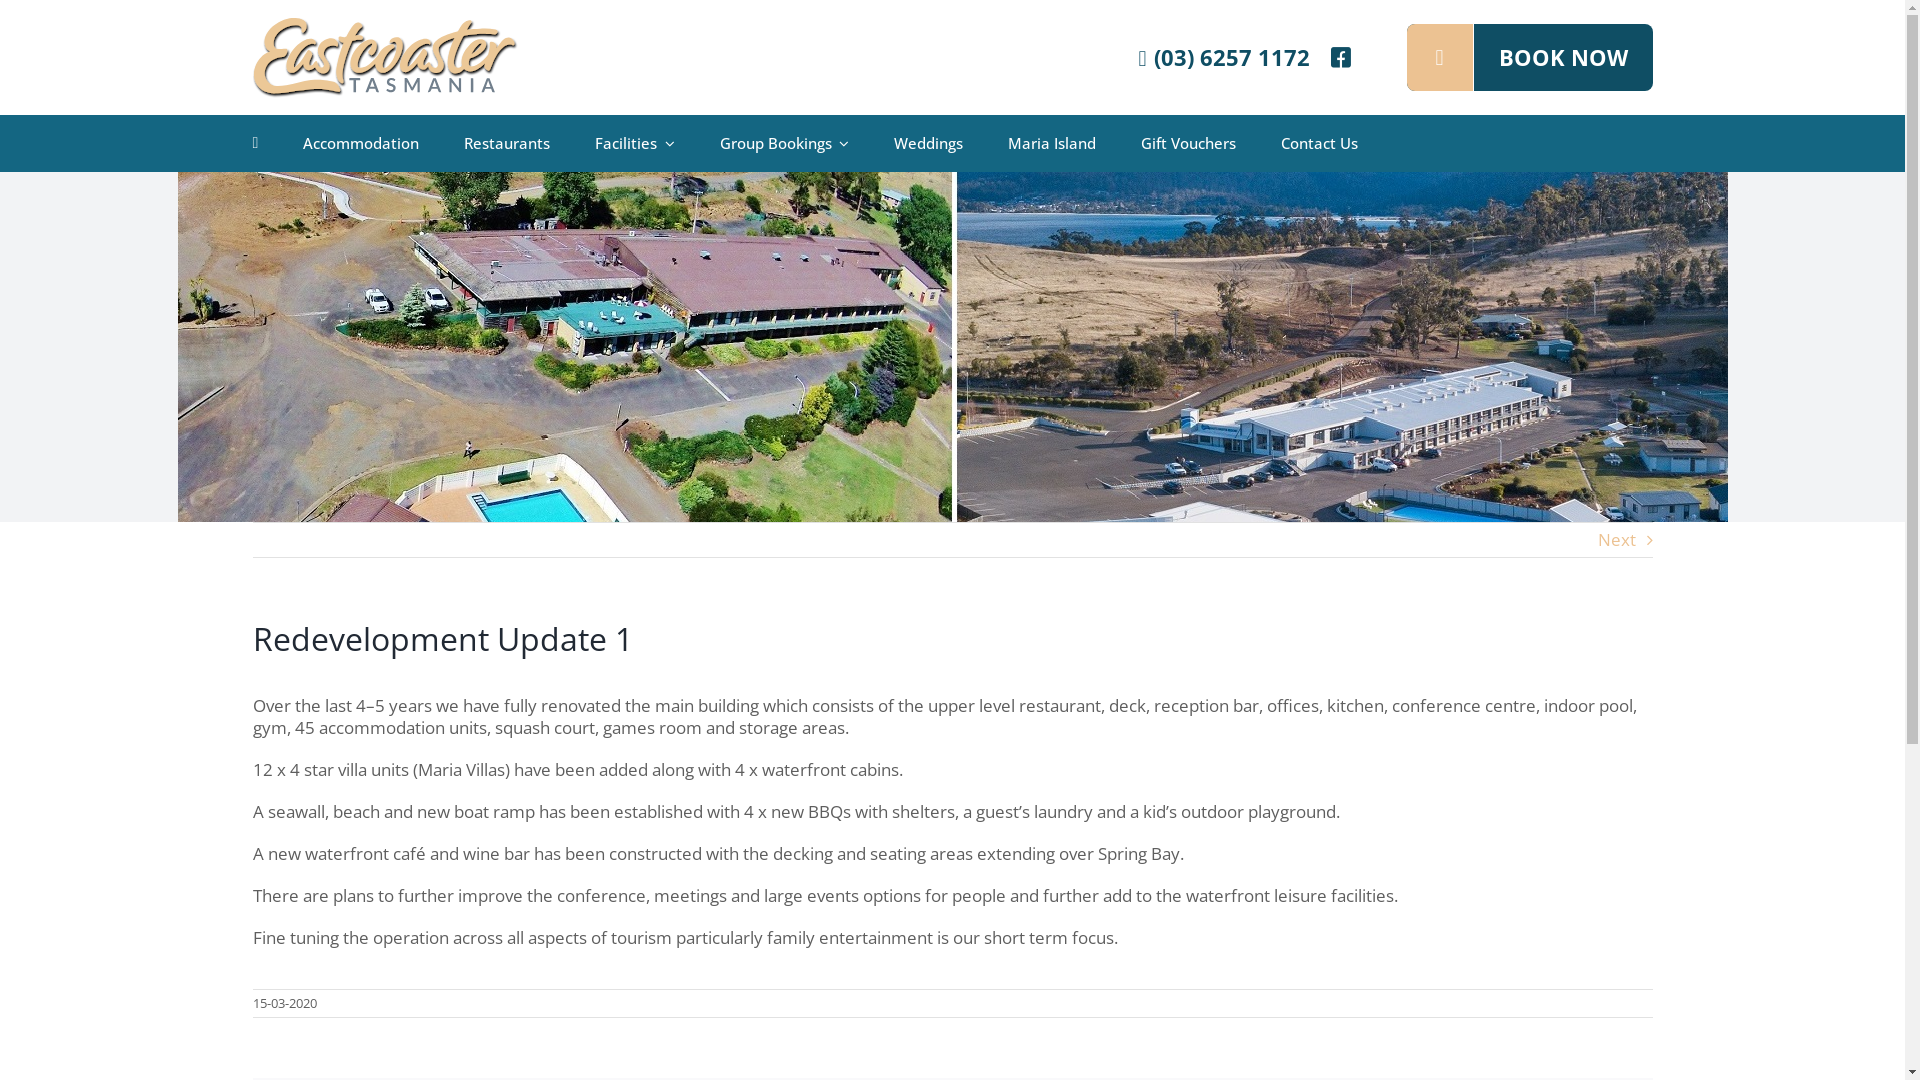 Image resolution: width=1920 pixels, height=1080 pixels. Describe the element at coordinates (1319, 142) in the screenshot. I see `'Contact Us'` at that location.